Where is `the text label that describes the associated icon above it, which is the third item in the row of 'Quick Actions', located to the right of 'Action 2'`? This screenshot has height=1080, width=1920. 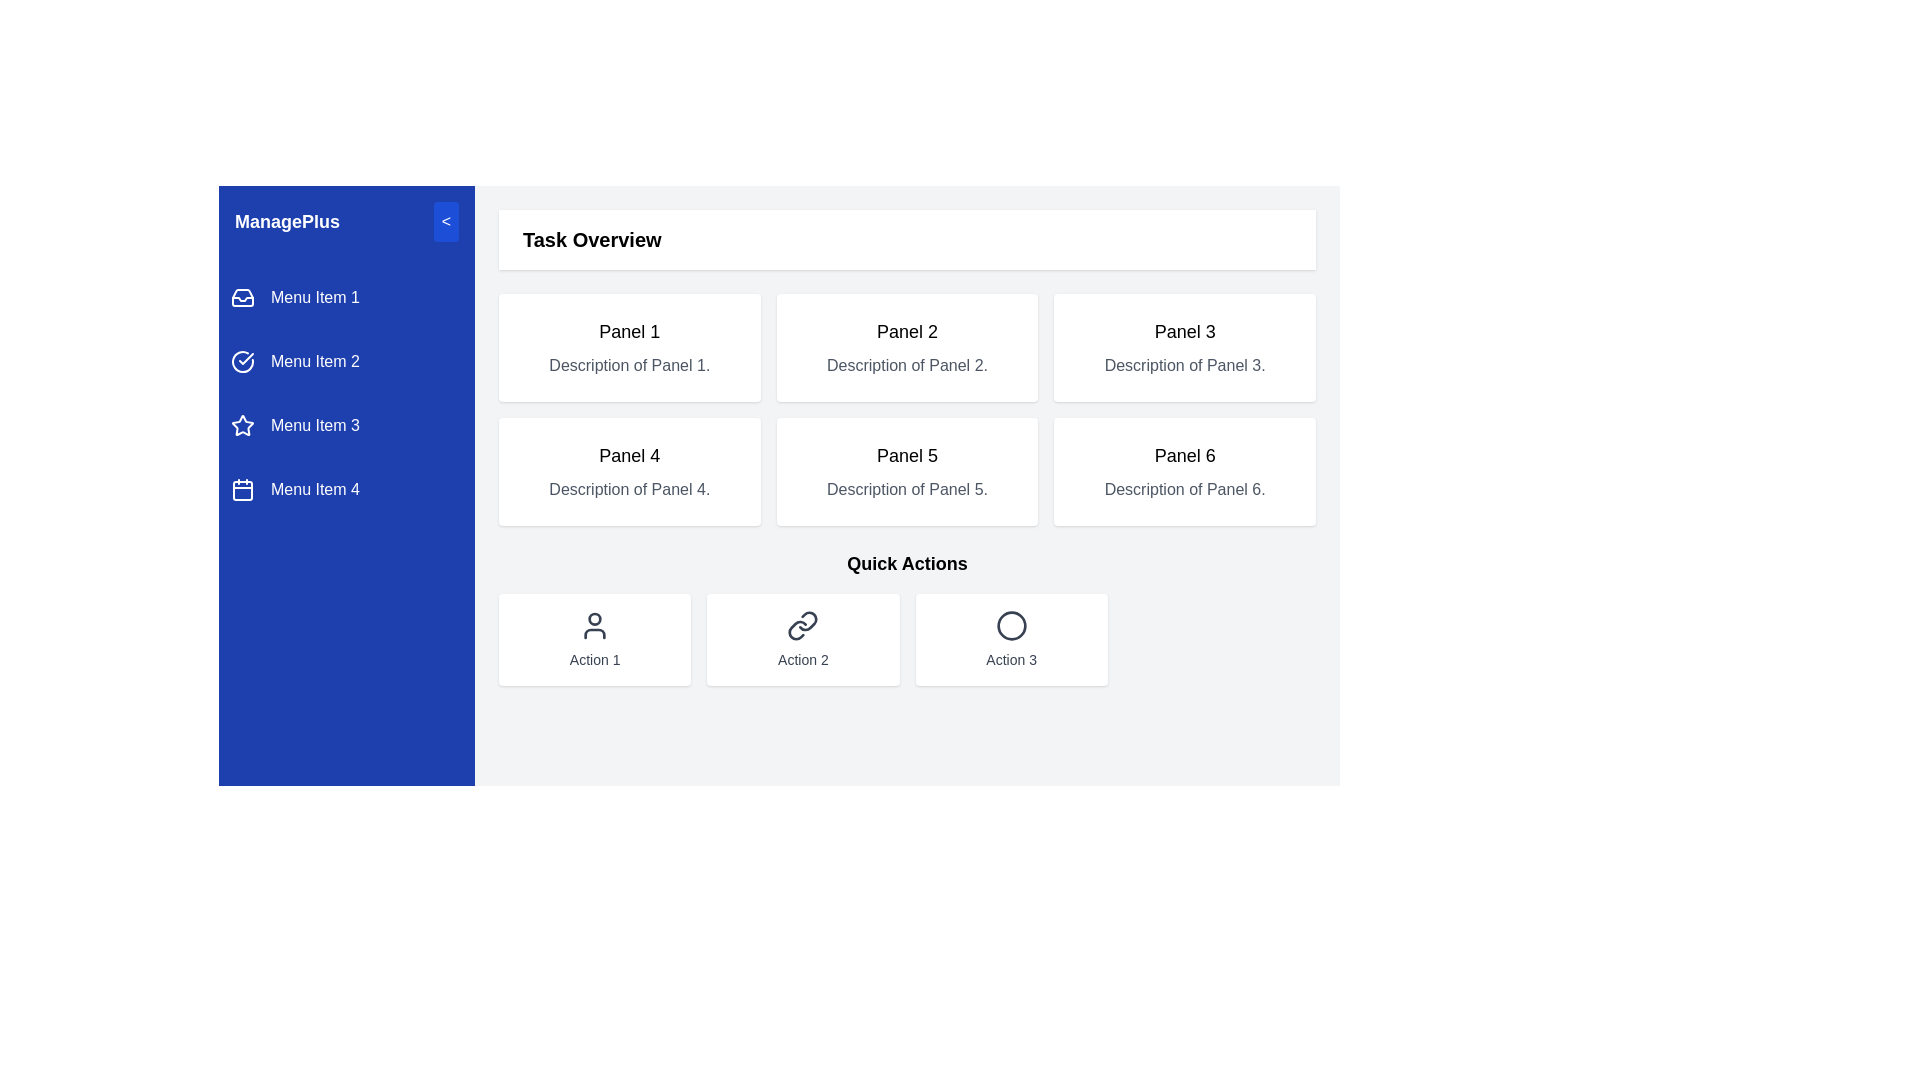
the text label that describes the associated icon above it, which is the third item in the row of 'Quick Actions', located to the right of 'Action 2' is located at coordinates (1011, 659).